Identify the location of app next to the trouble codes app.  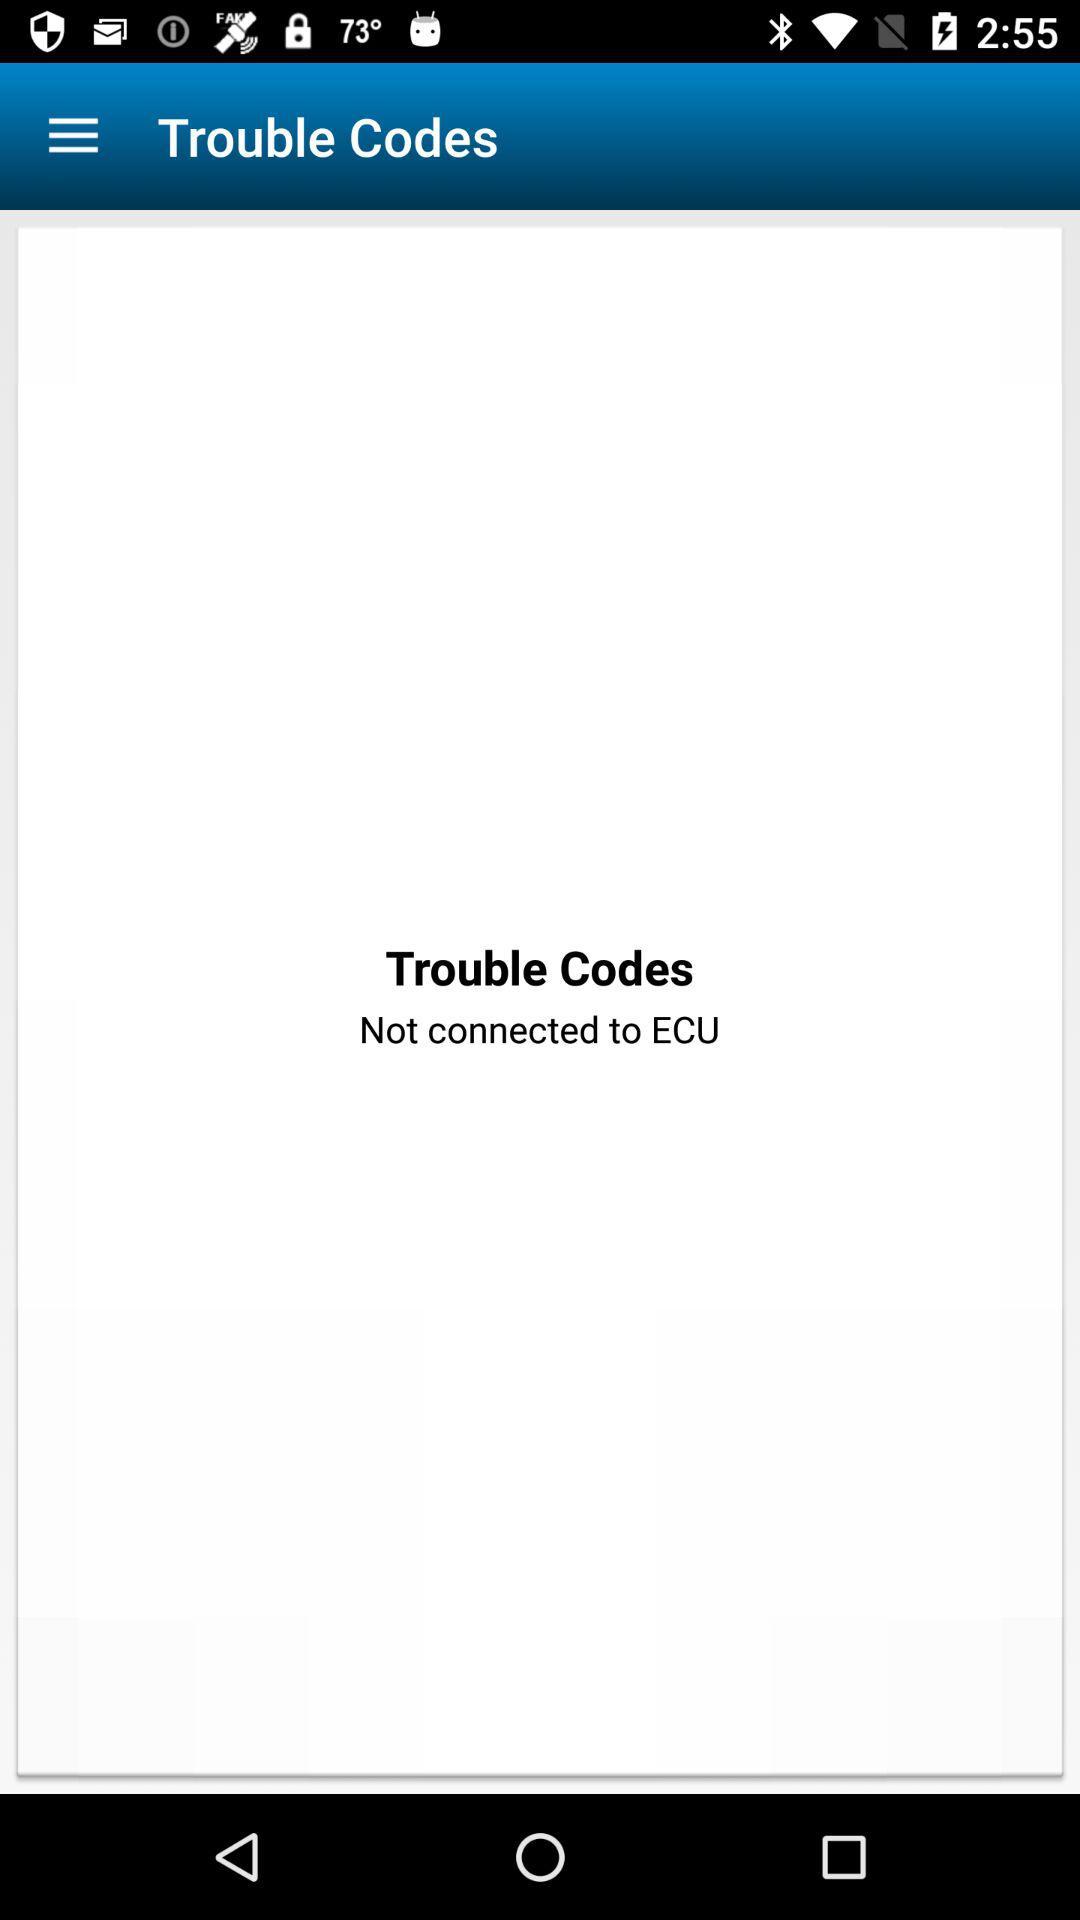
(72, 135).